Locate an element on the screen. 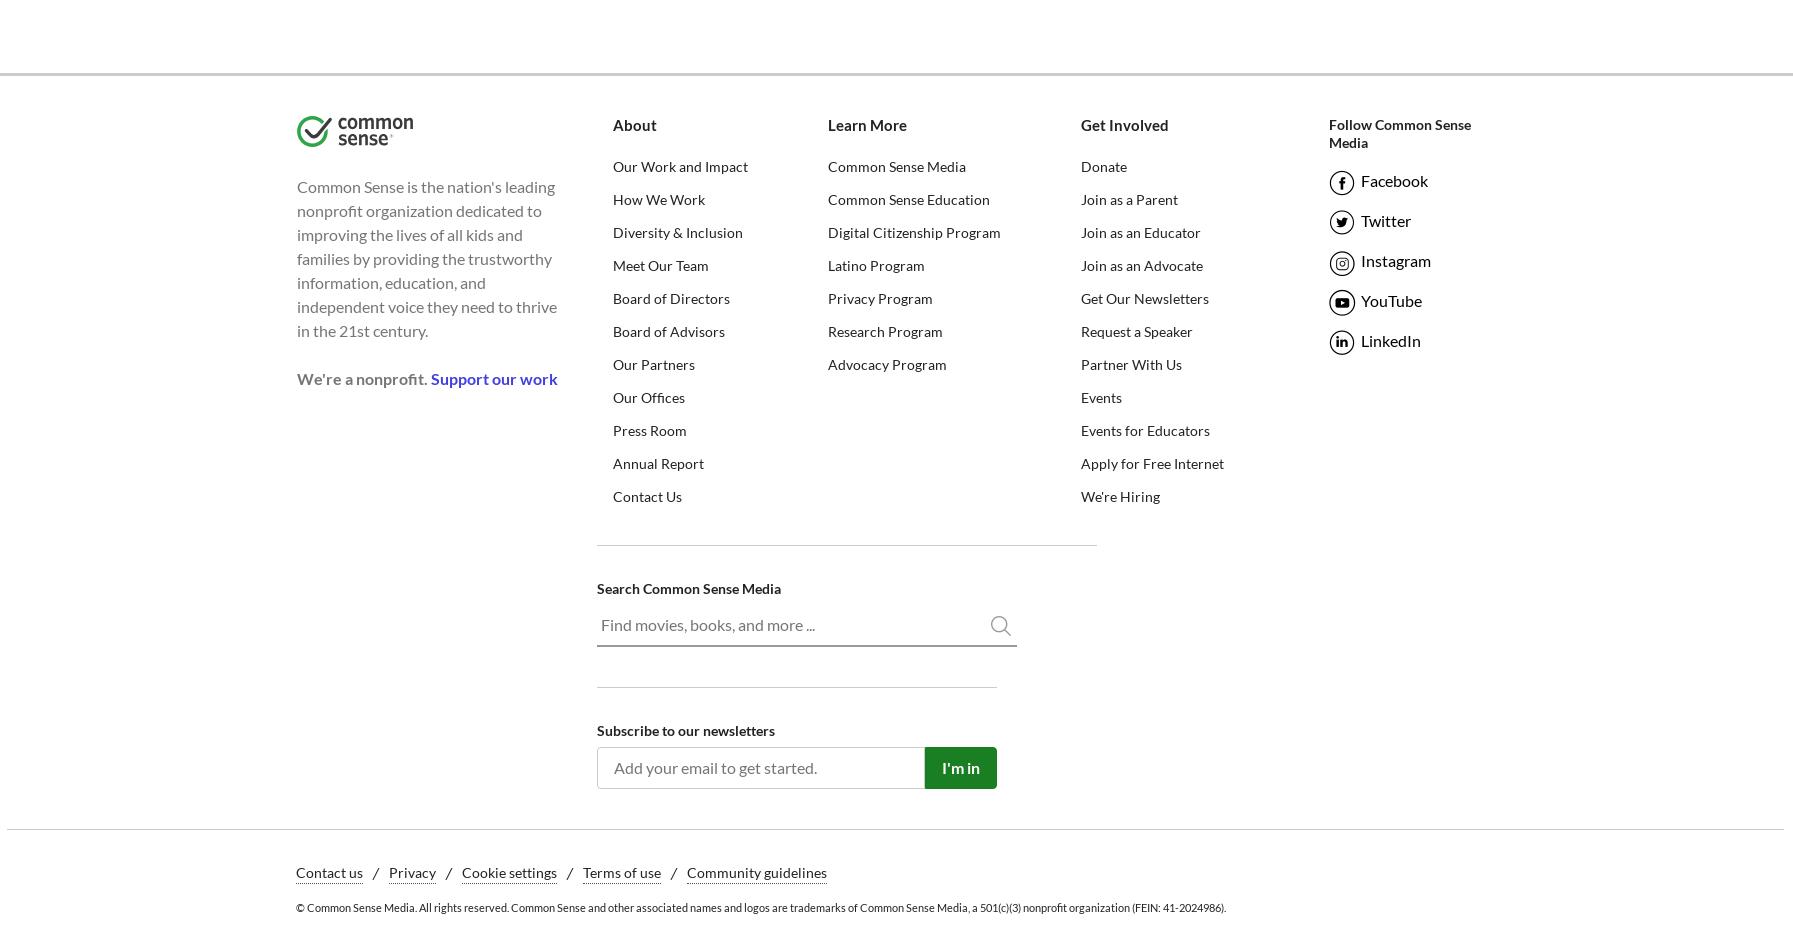  'LinkedIn' is located at coordinates (1389, 340).